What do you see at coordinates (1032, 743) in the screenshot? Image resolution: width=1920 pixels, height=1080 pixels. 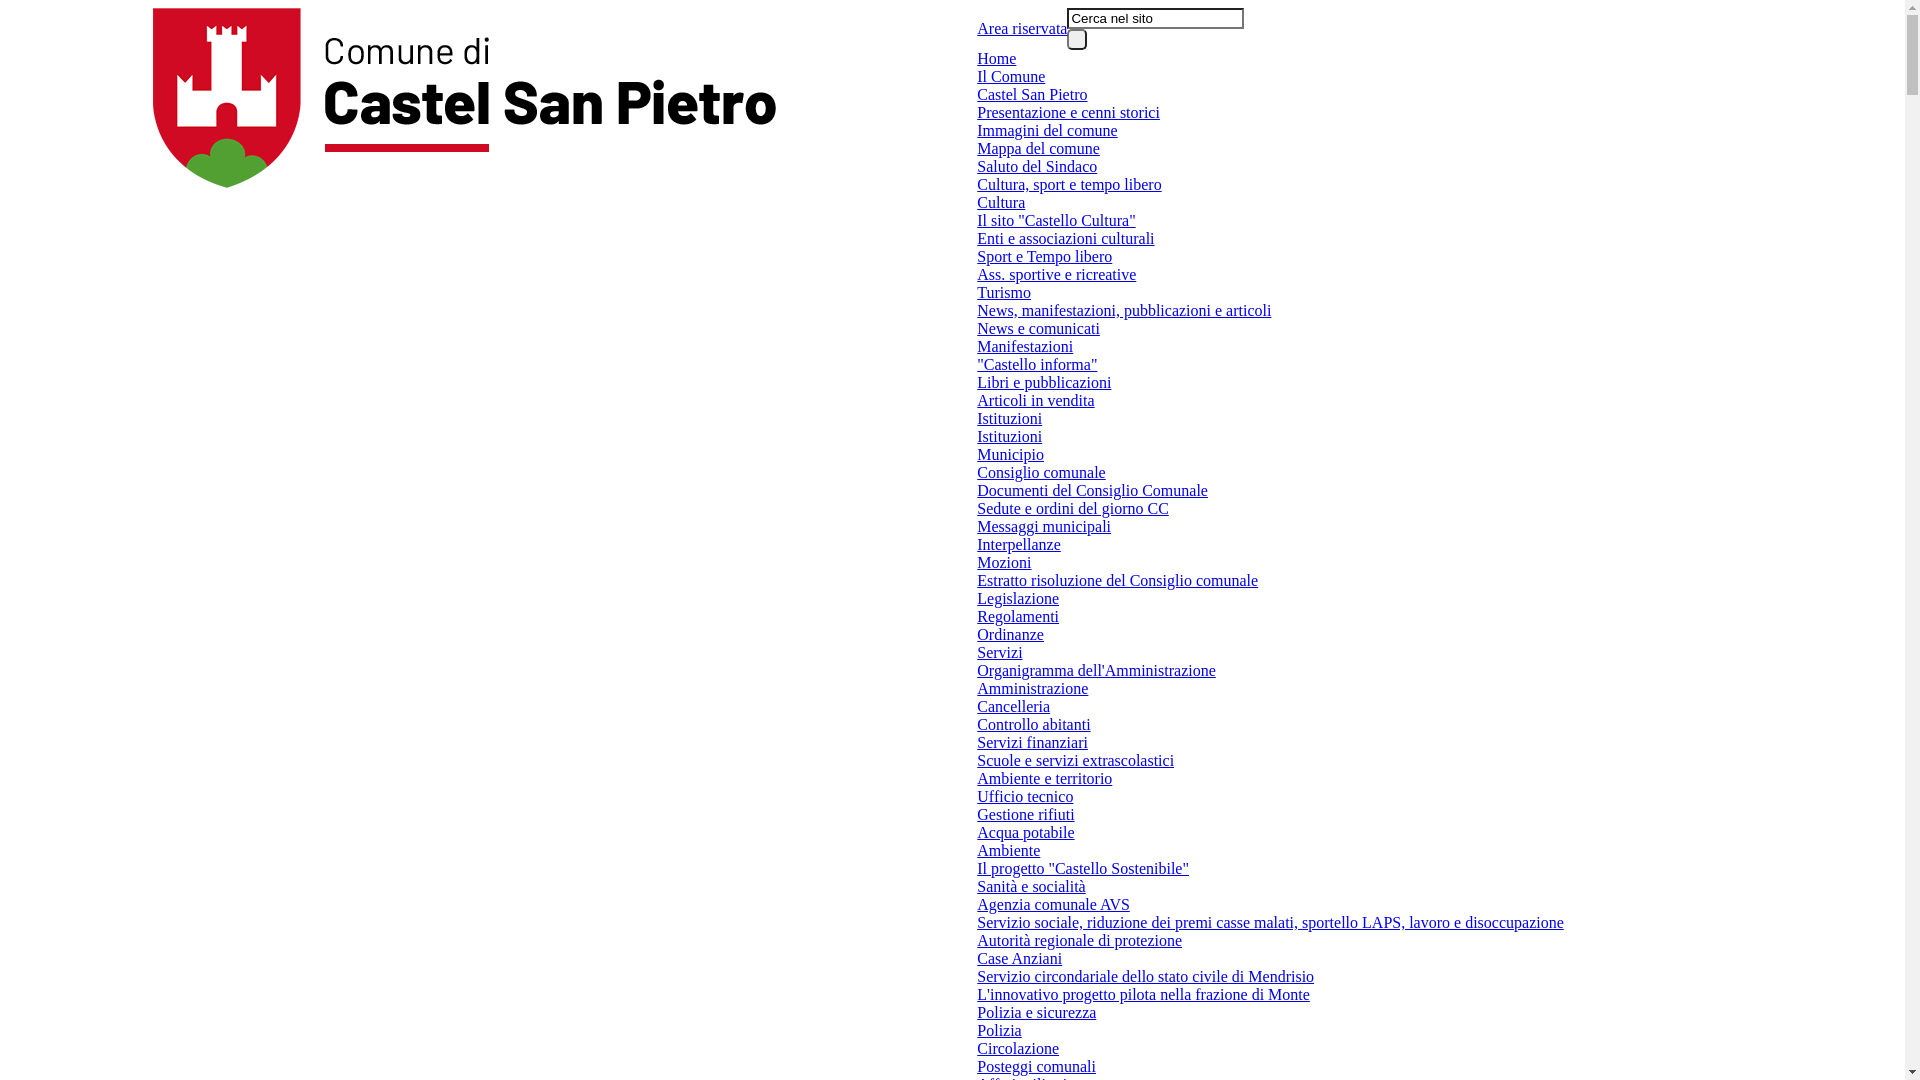 I see `'Servizi finanziari'` at bounding box center [1032, 743].